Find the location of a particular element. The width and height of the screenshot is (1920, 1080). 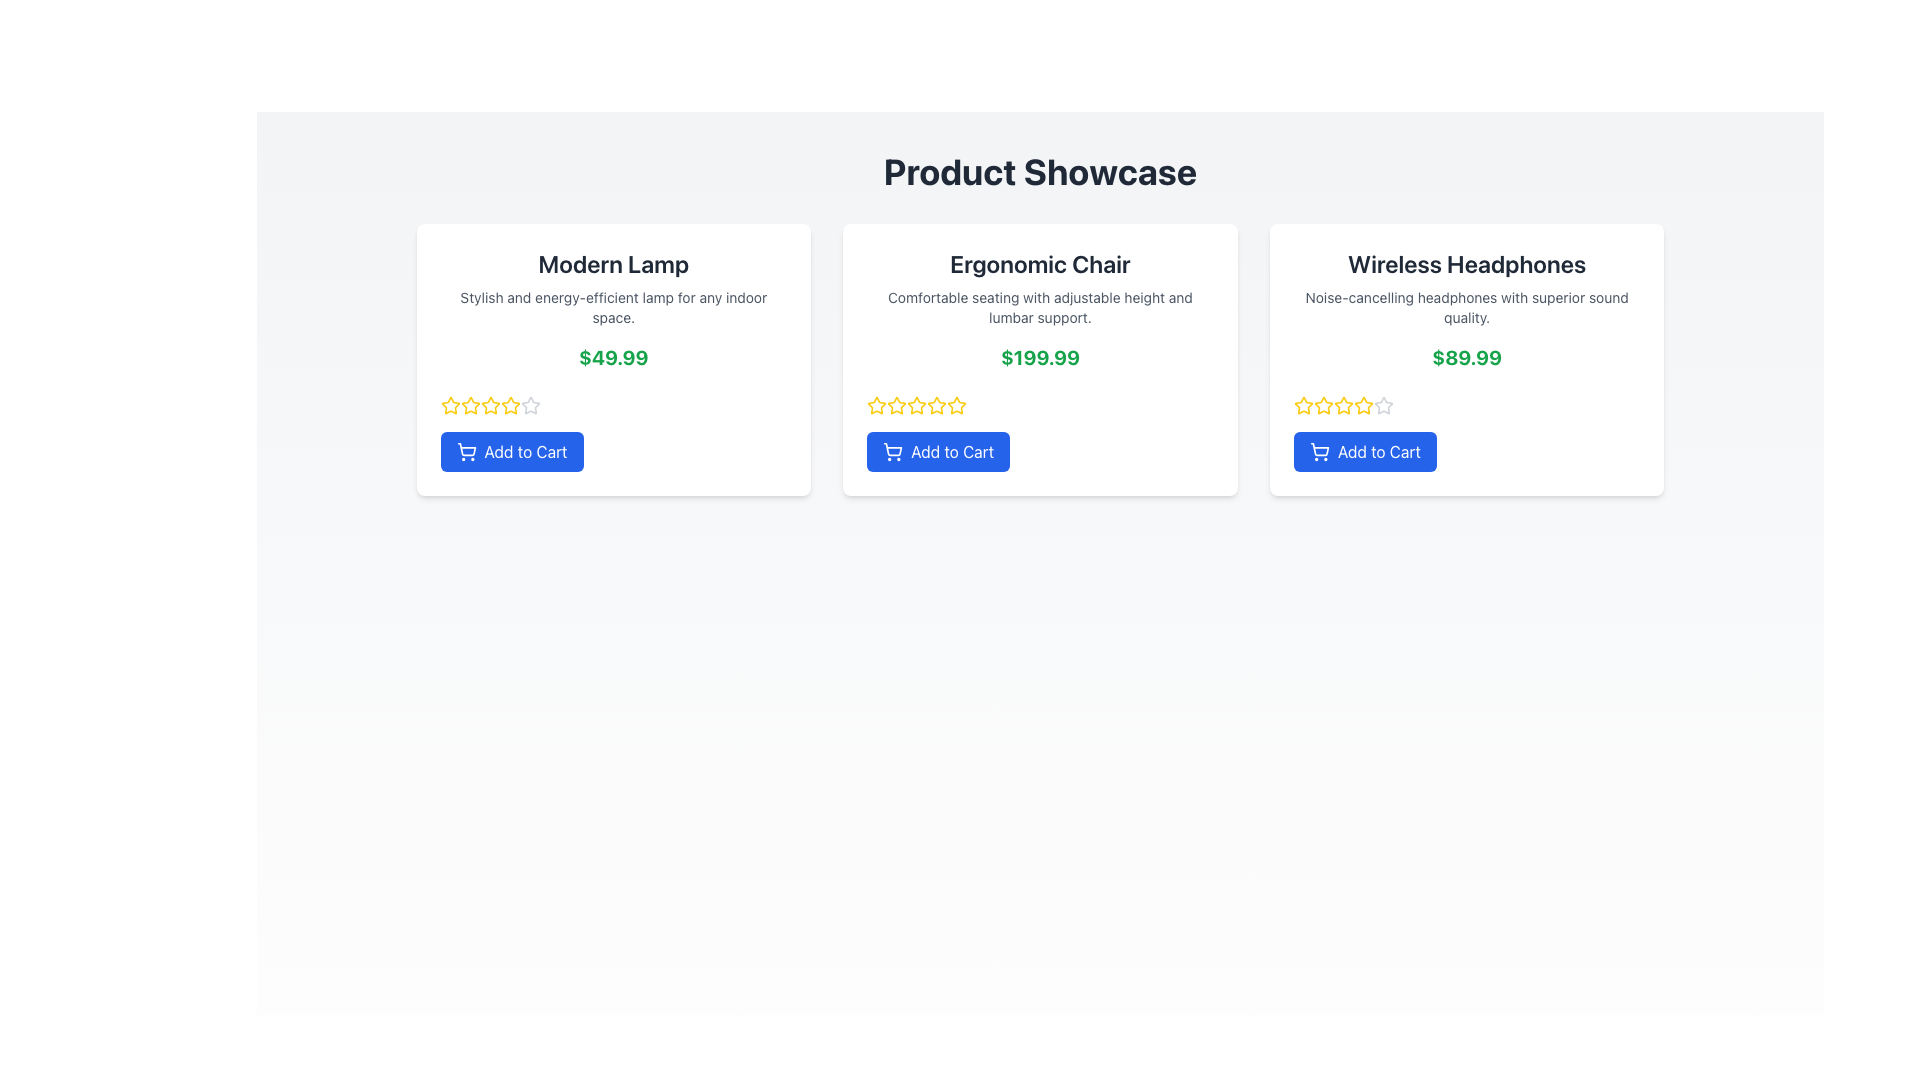

the text label displaying 'Ergonomic Chair', which is bold, dark gray, and prominently placed at the top of the middle product card is located at coordinates (1040, 262).